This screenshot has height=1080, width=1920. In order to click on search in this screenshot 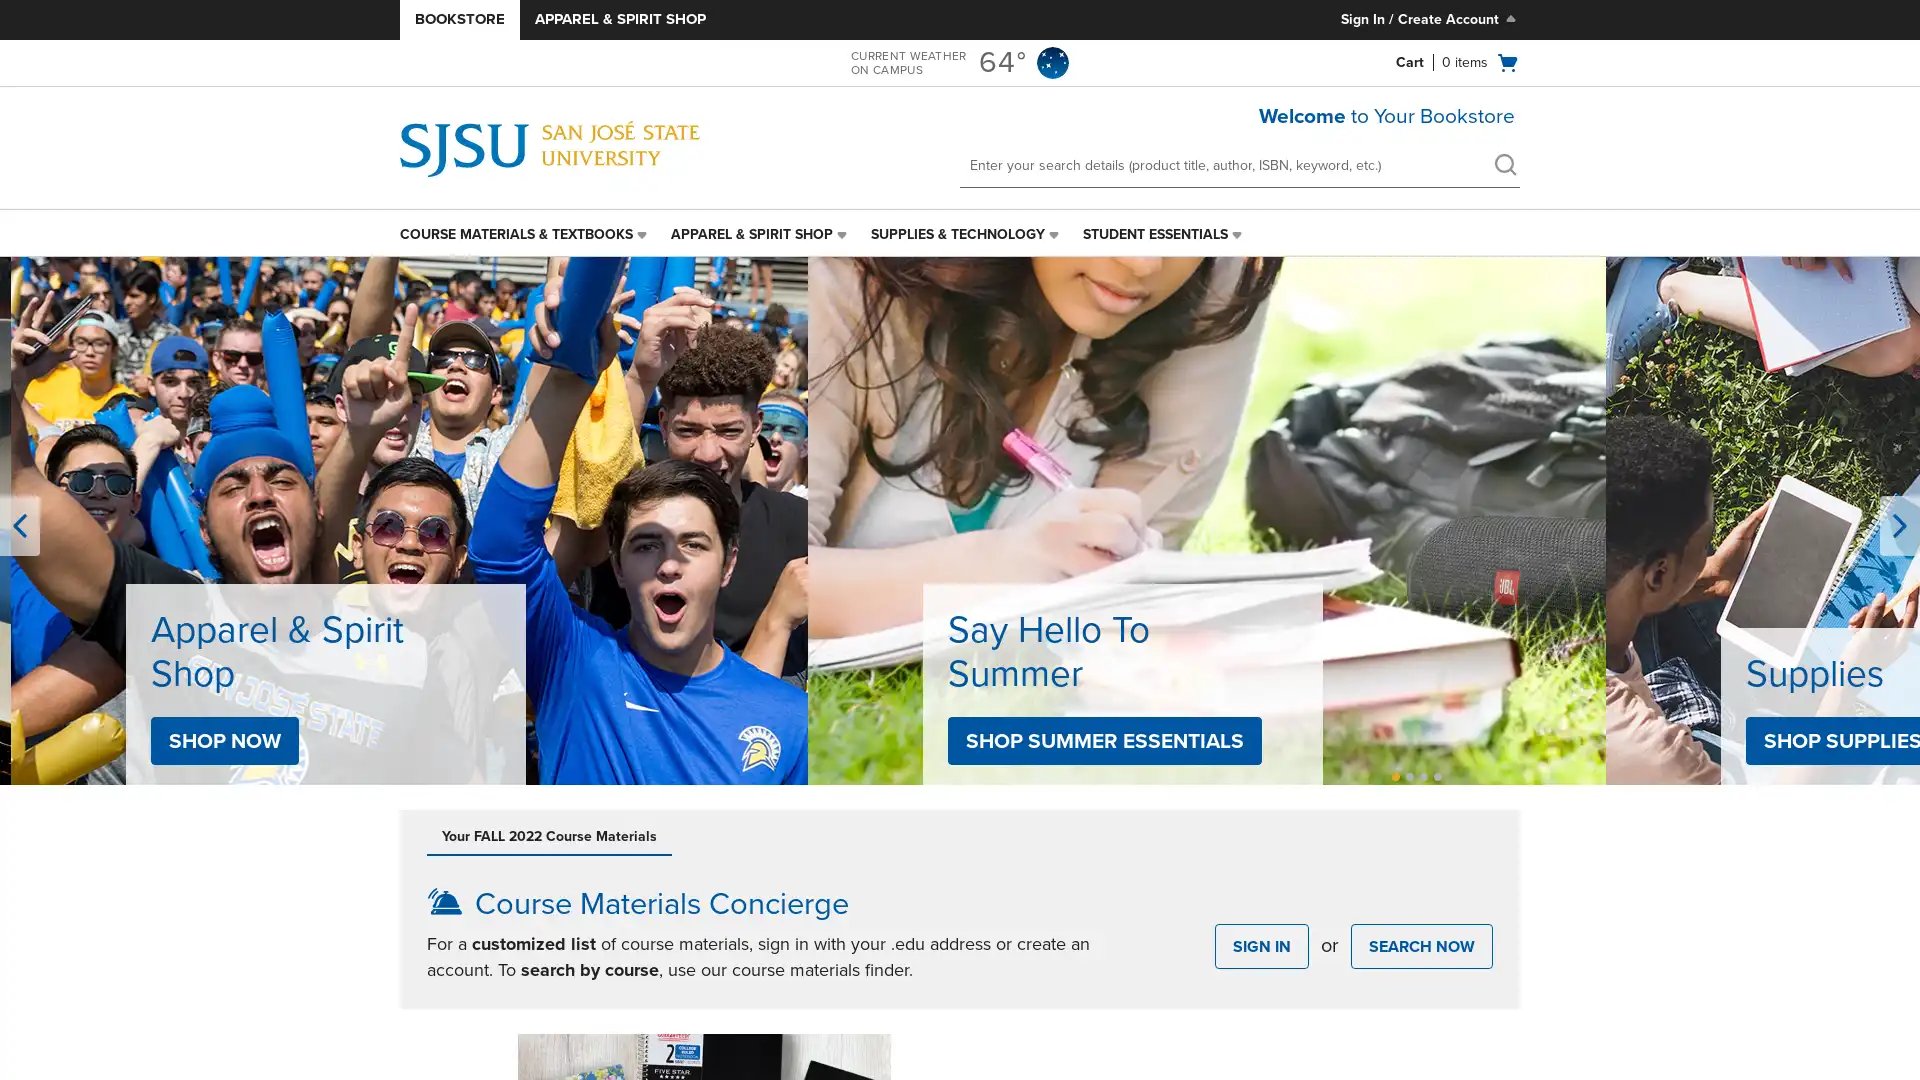, I will do `click(1505, 164)`.